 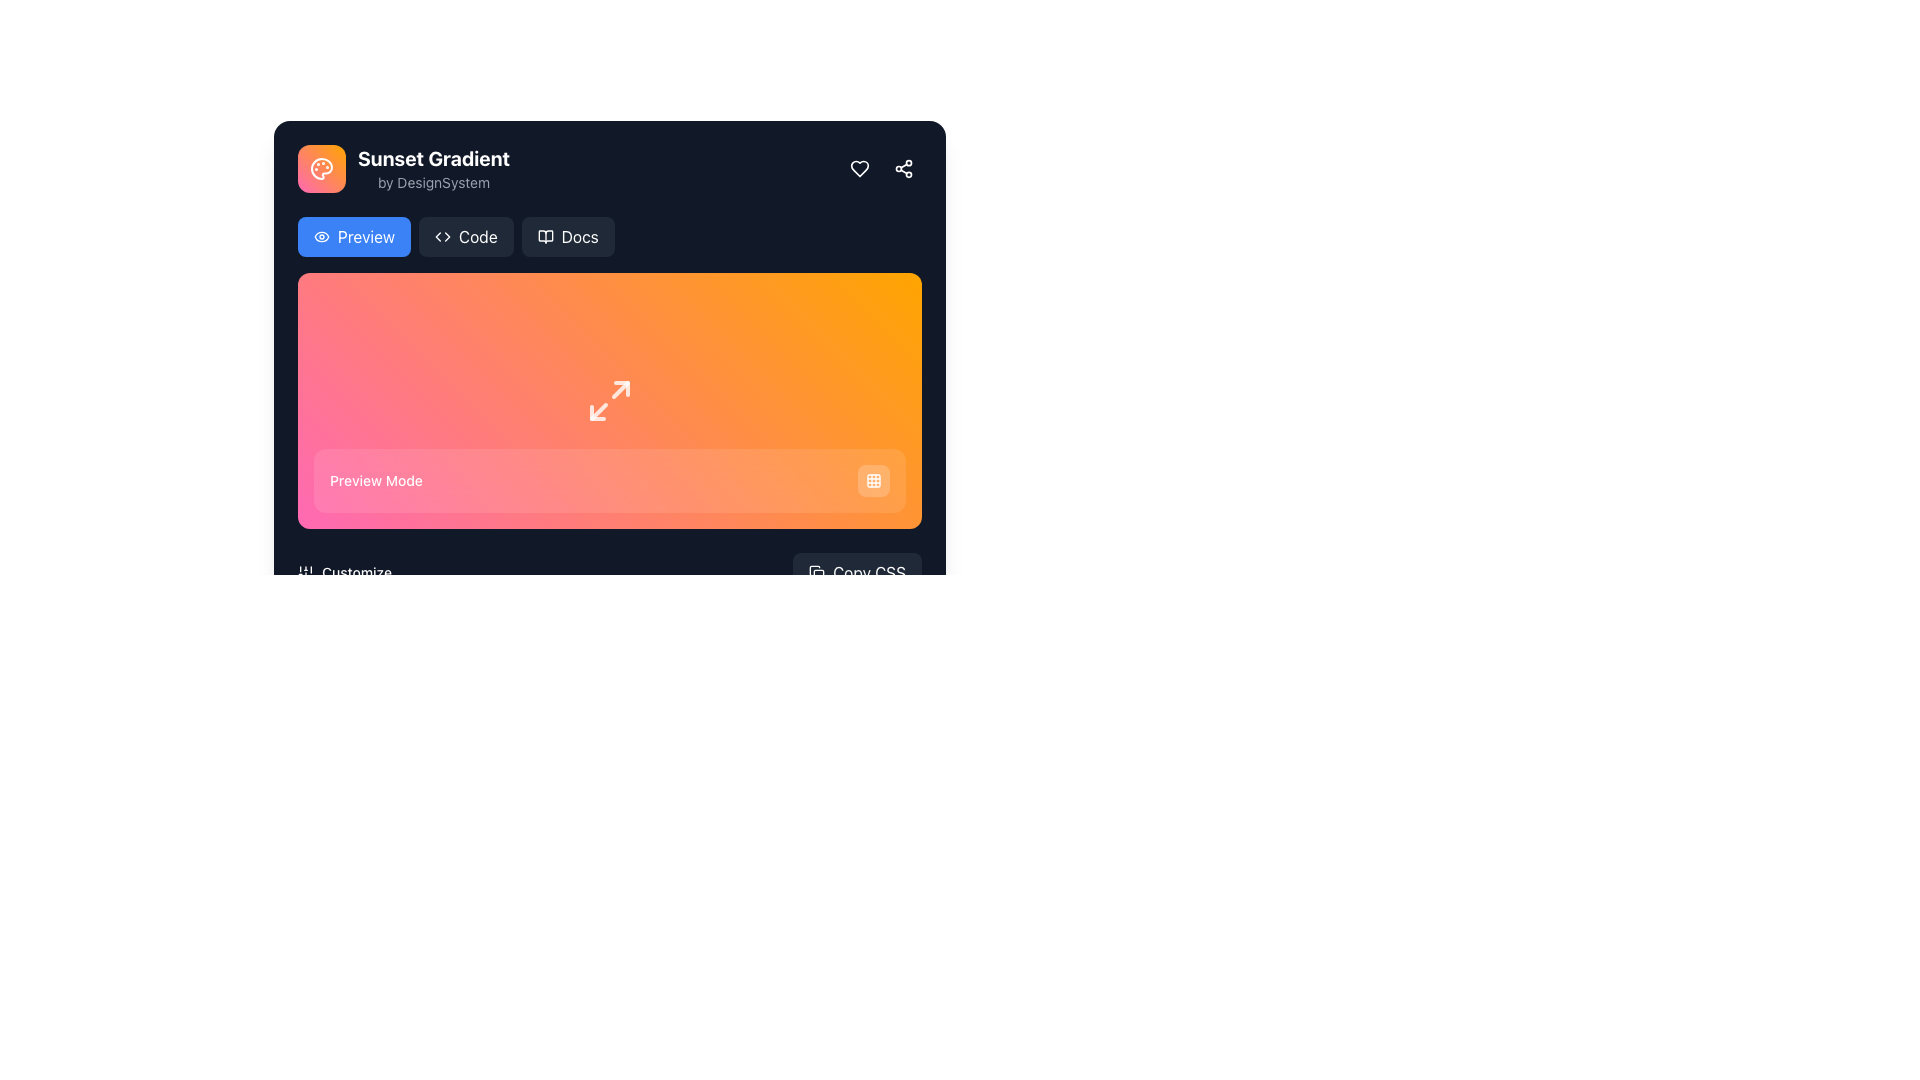 What do you see at coordinates (857, 573) in the screenshot?
I see `the 'Copy CSS' button located at the bottom-right corner of the section to copy the CSS code to the clipboard` at bounding box center [857, 573].